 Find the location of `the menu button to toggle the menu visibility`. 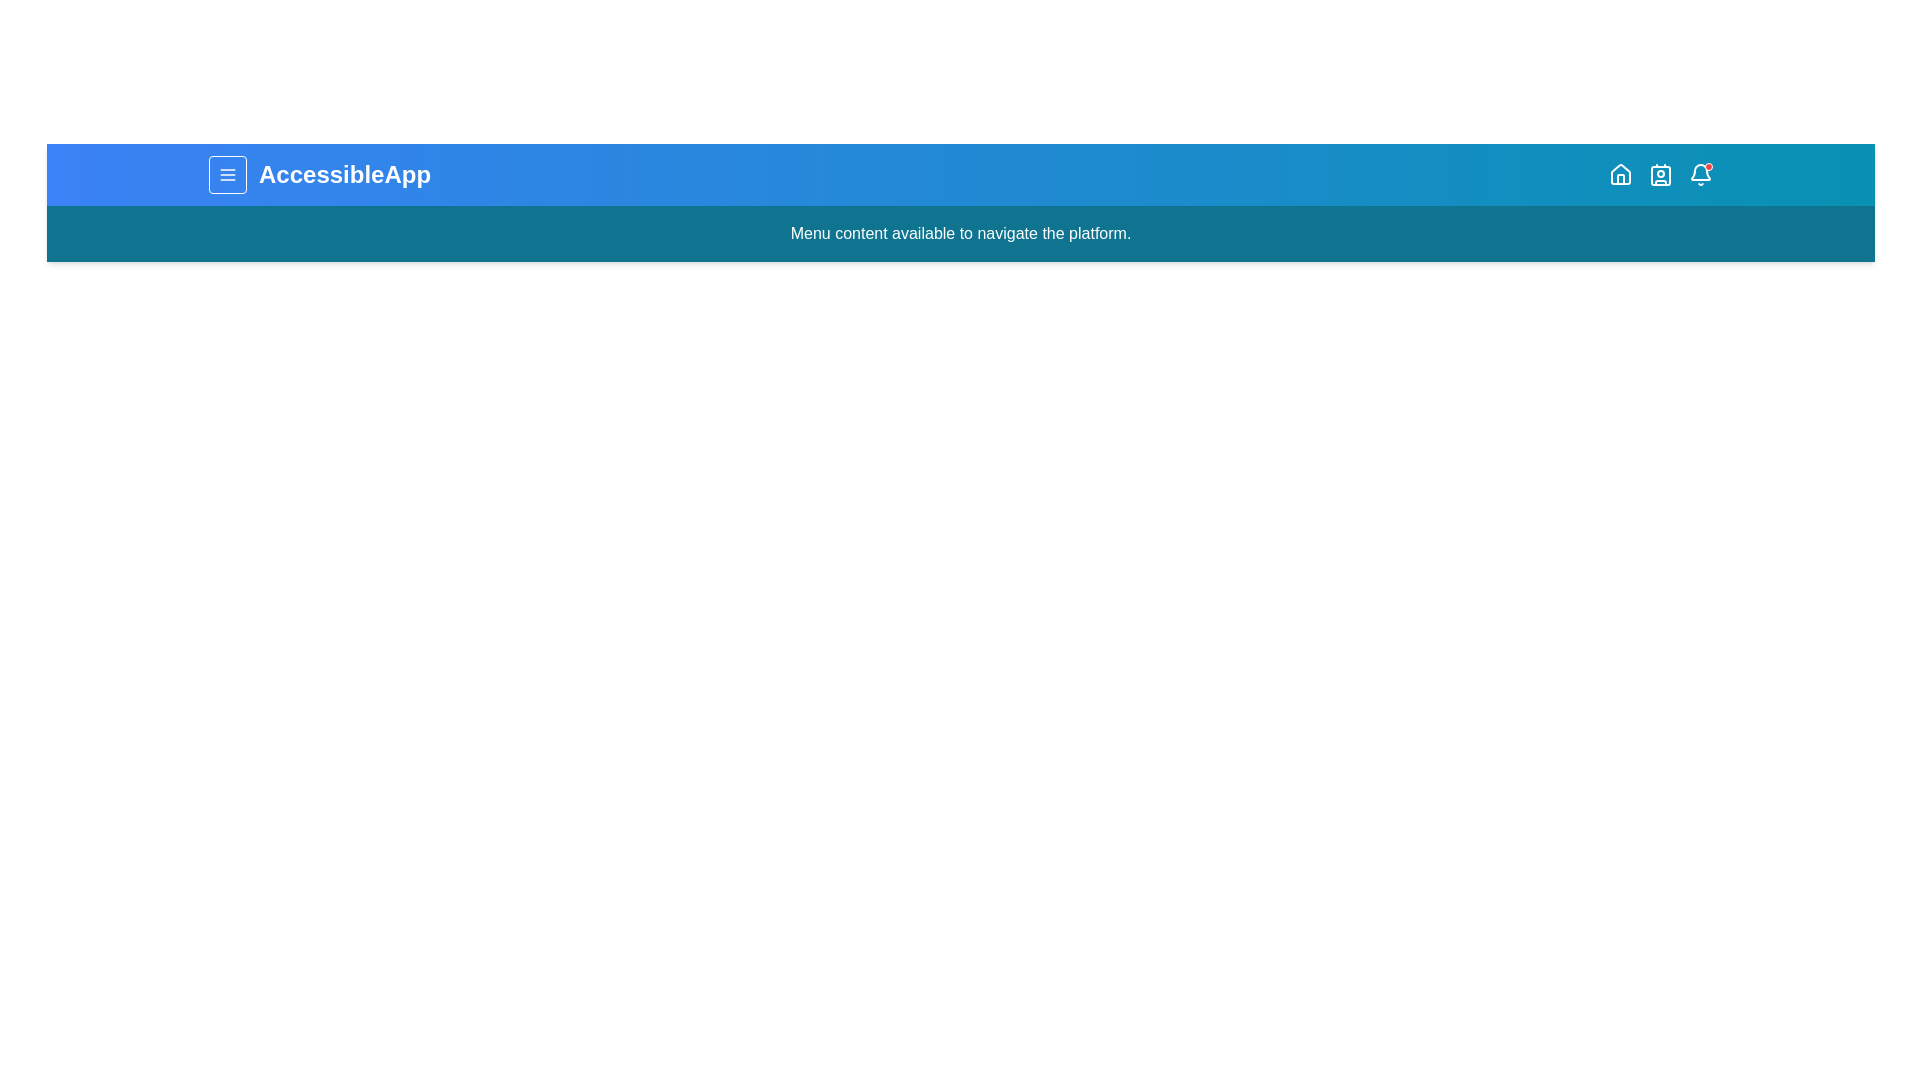

the menu button to toggle the menu visibility is located at coordinates (227, 173).